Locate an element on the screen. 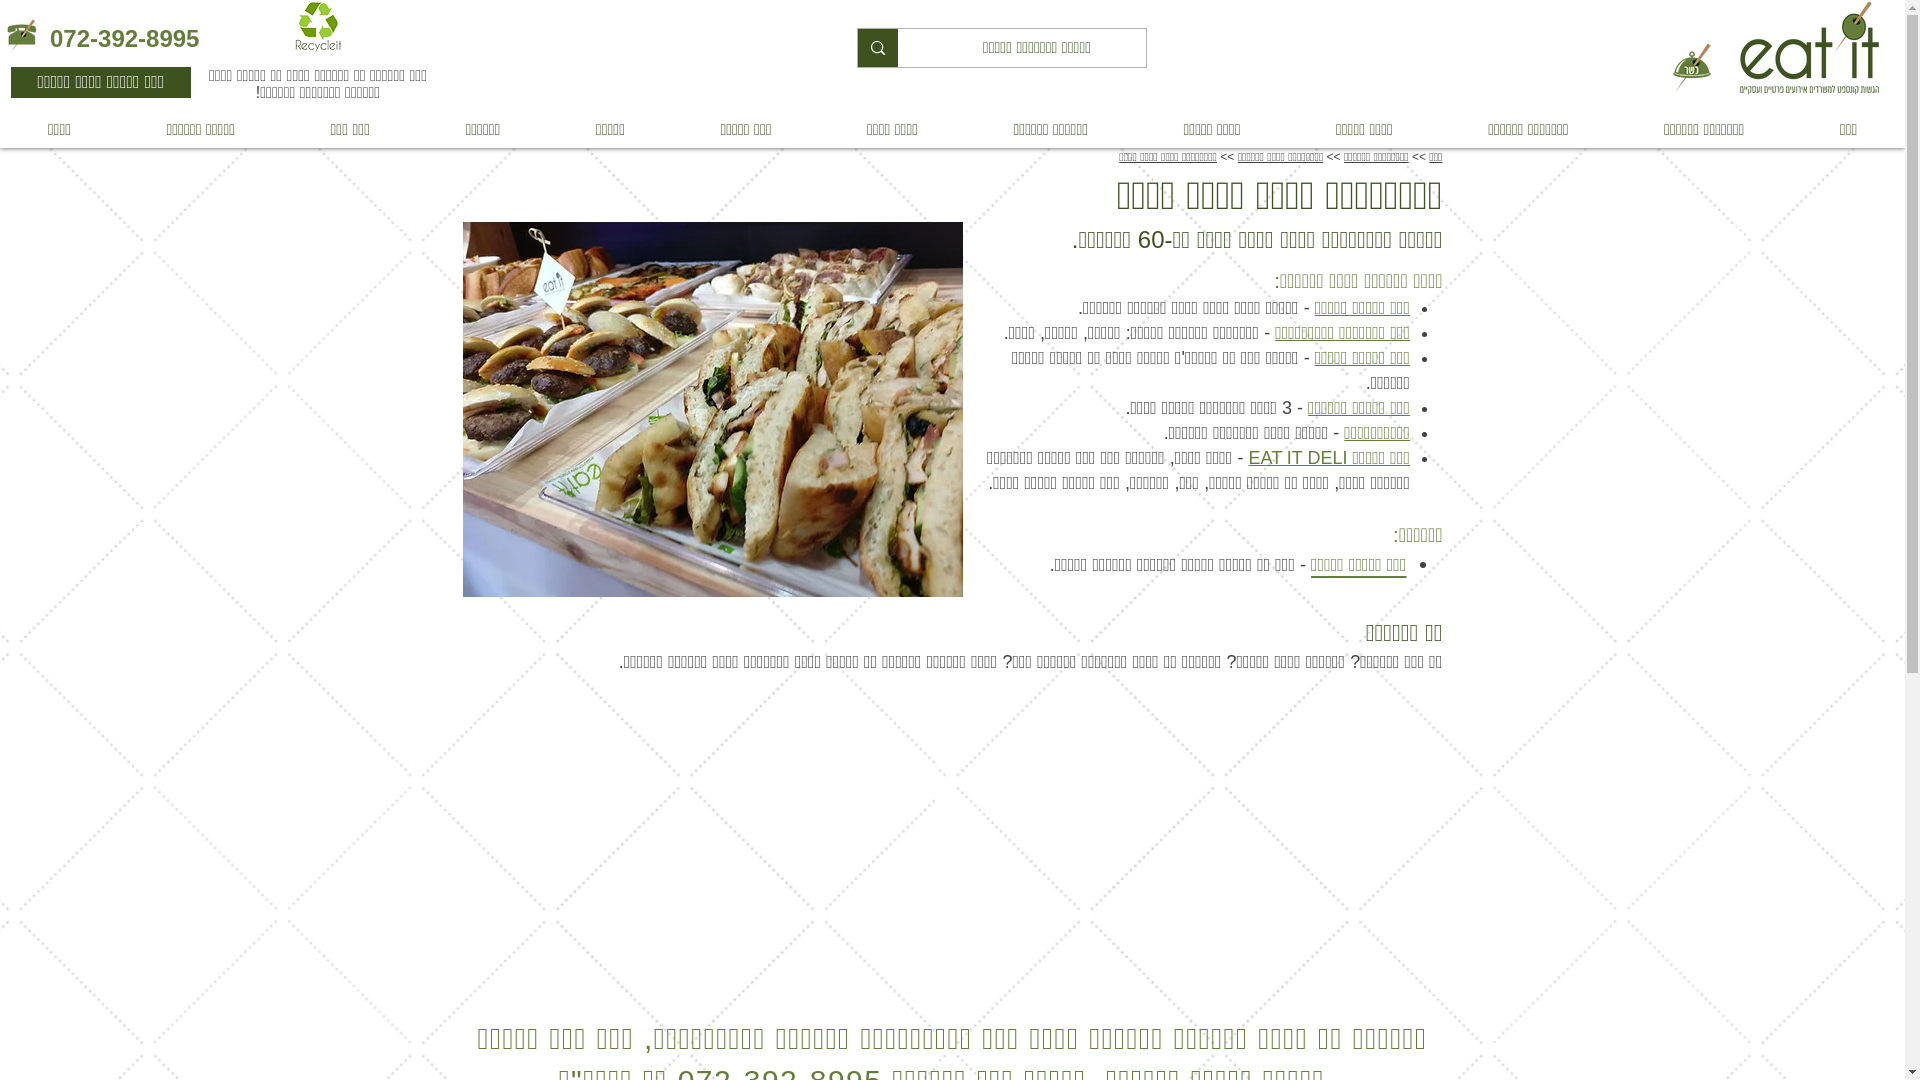 The width and height of the screenshot is (1920, 1080). '072-392-8995' is located at coordinates (123, 38).